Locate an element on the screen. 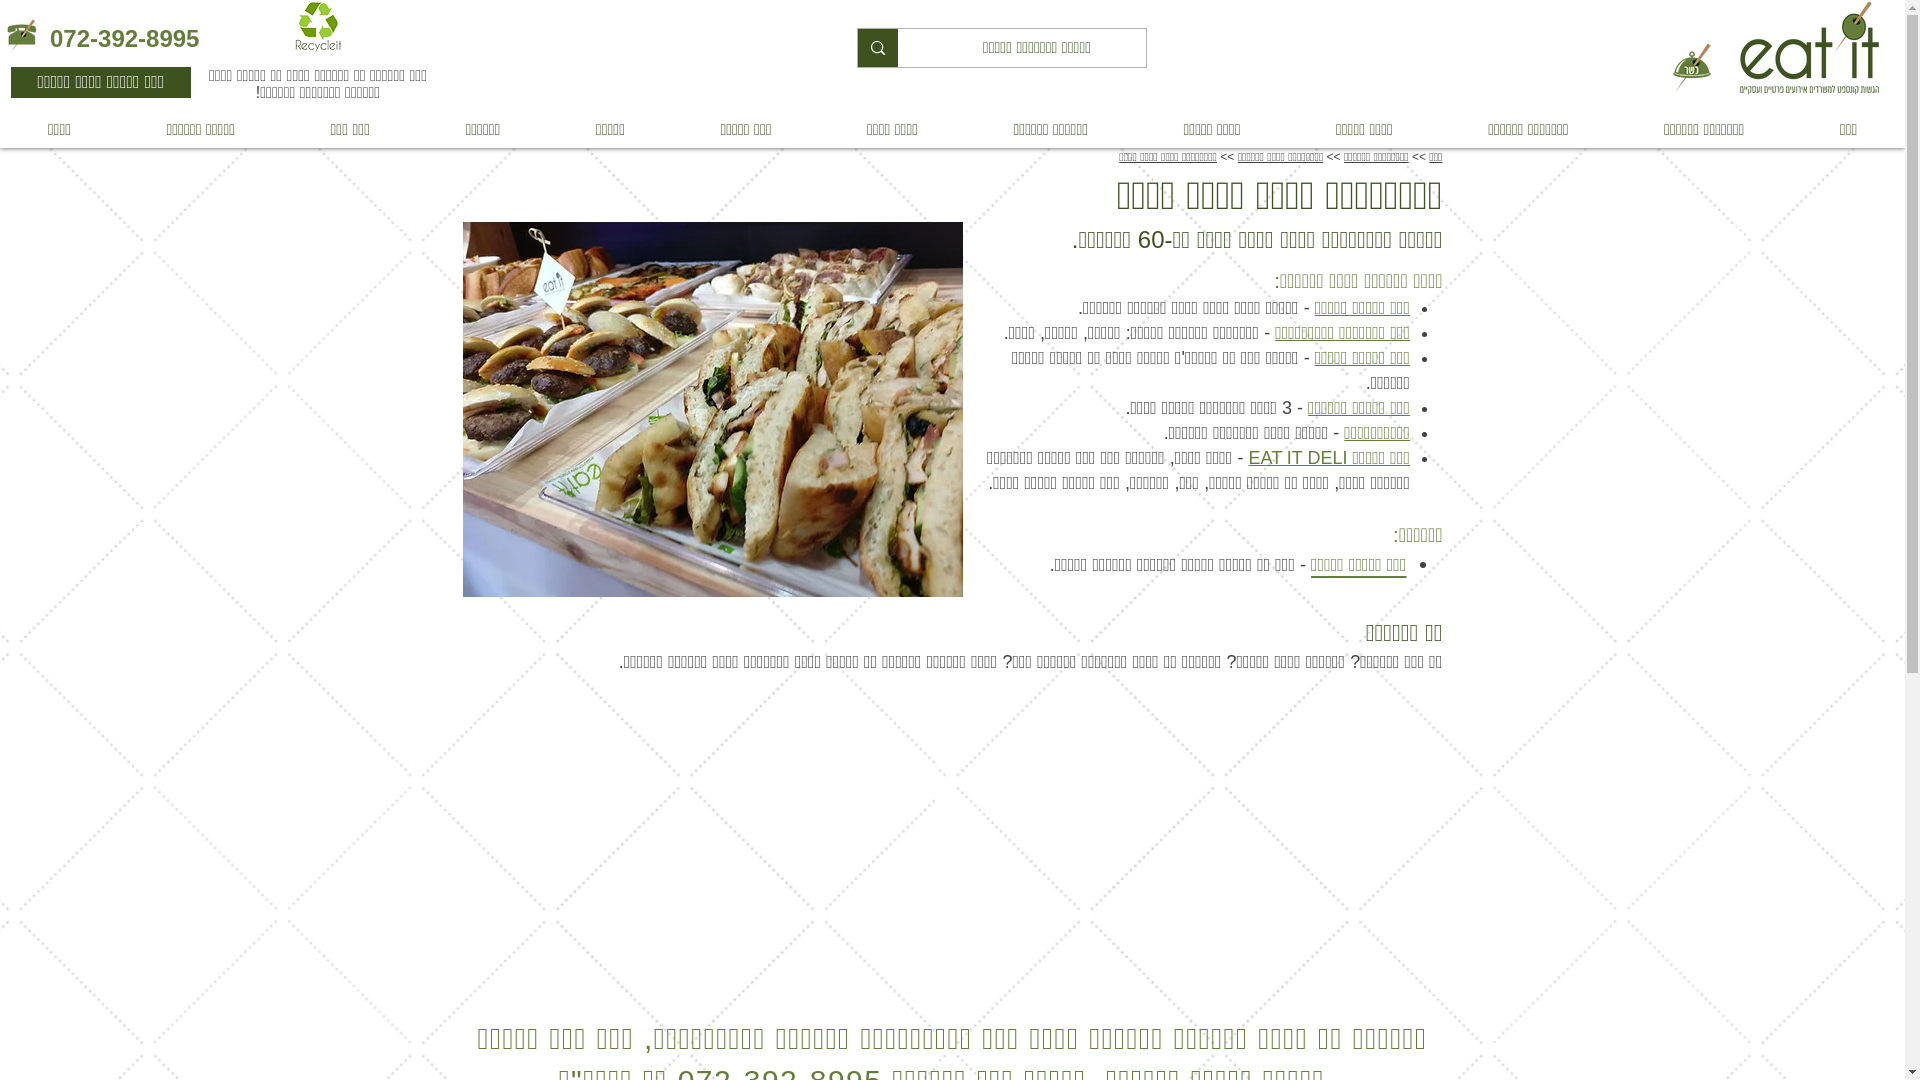 The width and height of the screenshot is (1920, 1080). '072-392-8995' is located at coordinates (123, 38).